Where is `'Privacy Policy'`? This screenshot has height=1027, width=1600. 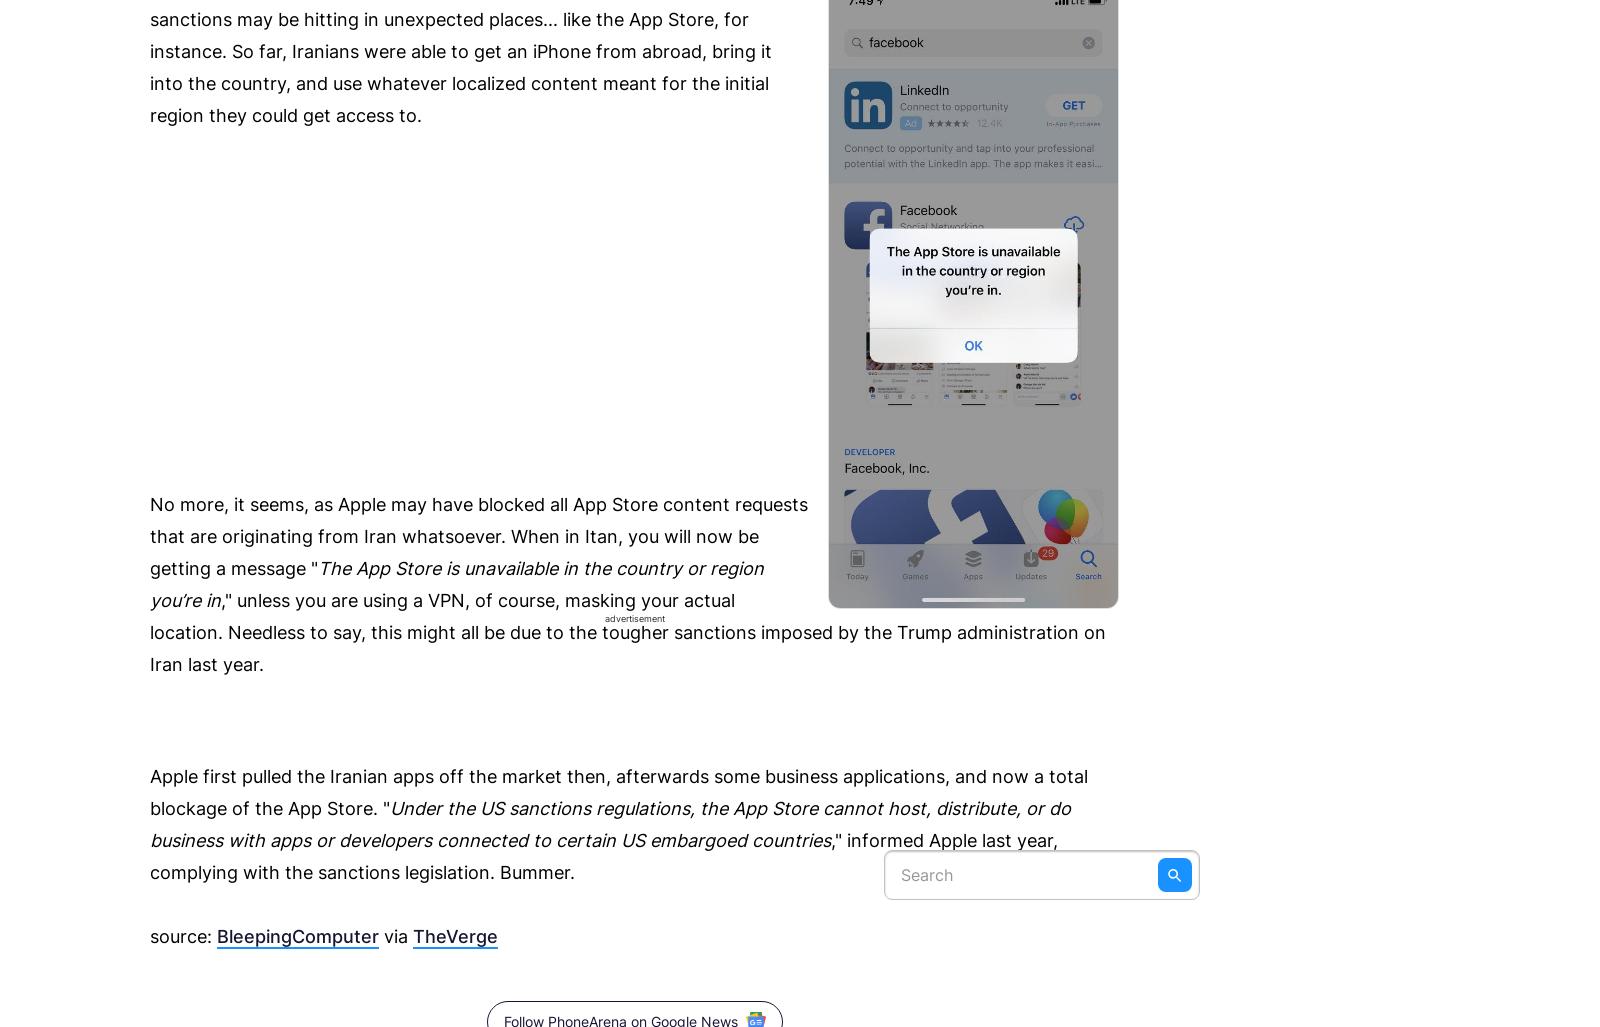 'Privacy Policy' is located at coordinates (847, 76).